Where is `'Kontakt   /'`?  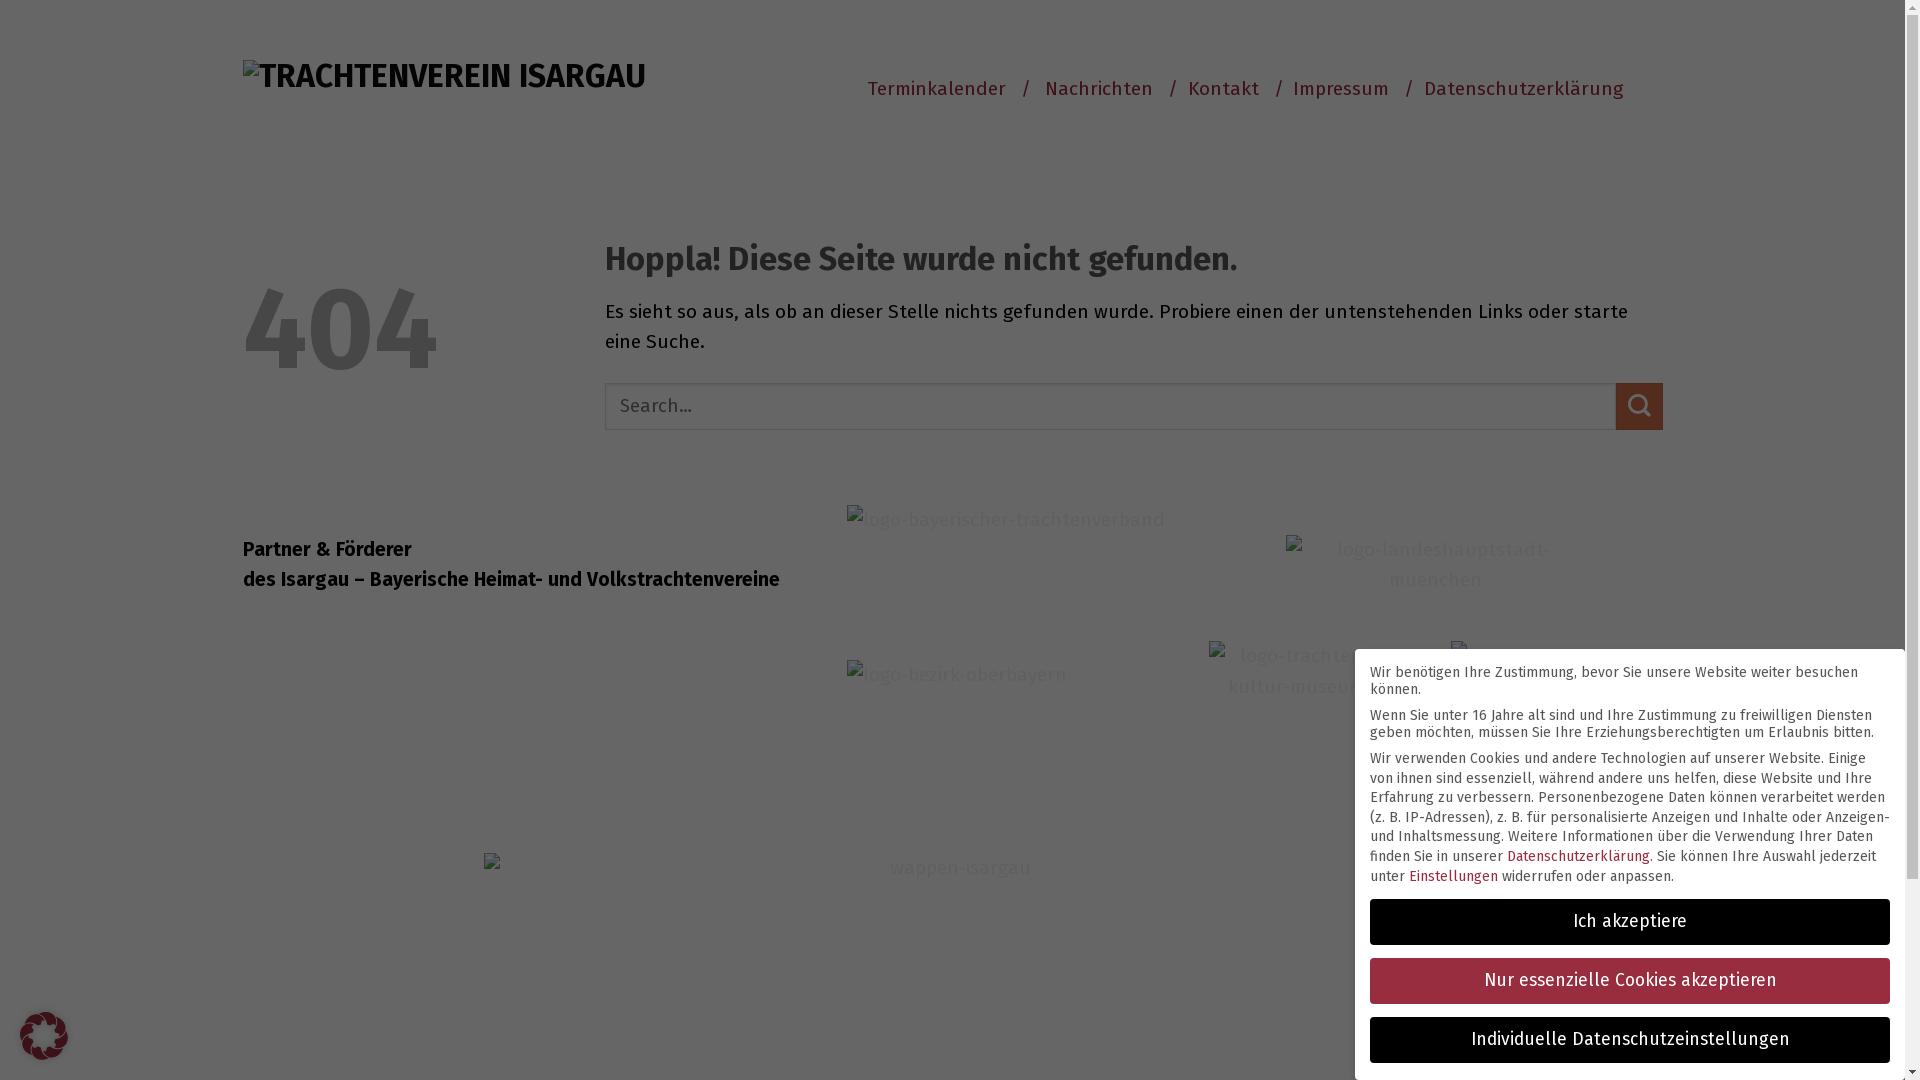
'Kontakt   /' is located at coordinates (1235, 87).